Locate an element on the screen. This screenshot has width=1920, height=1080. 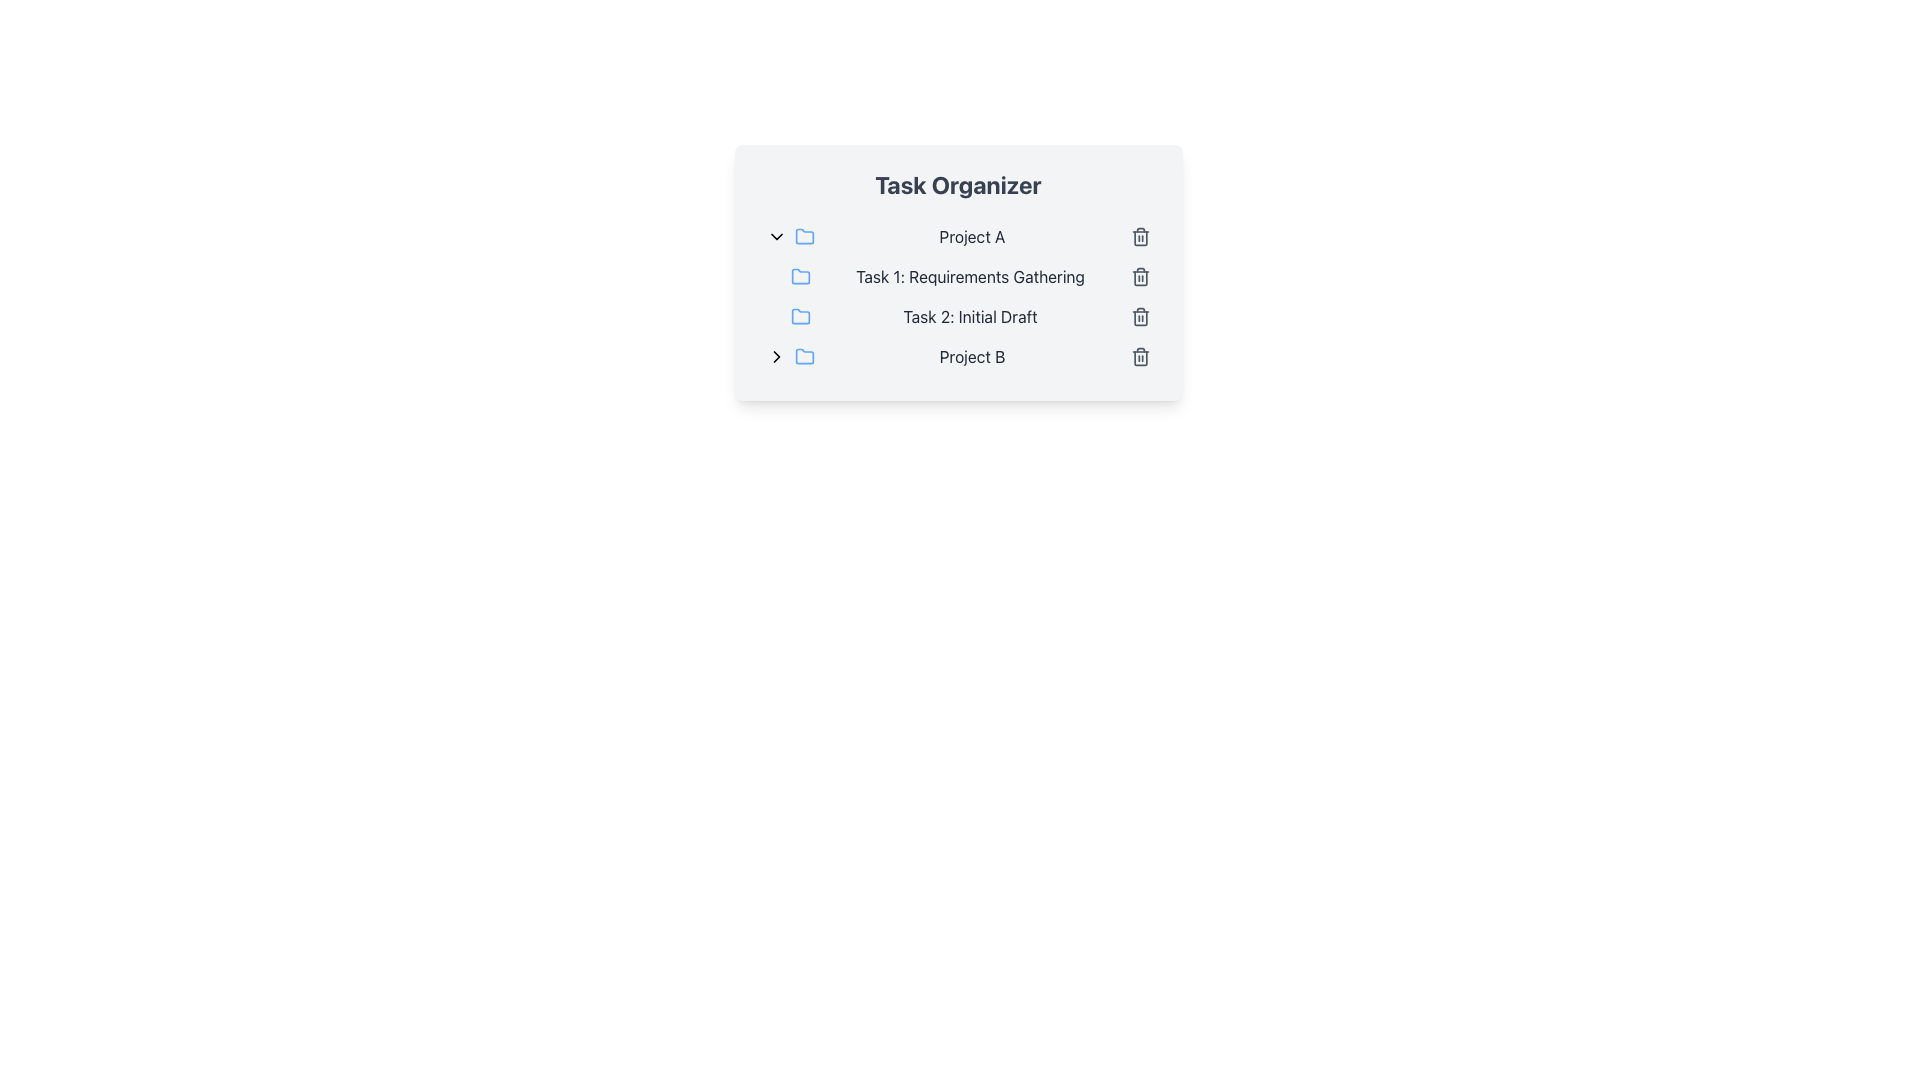
the folder icon representing the task 'Task 1: Requirements Gathering' is located at coordinates (800, 277).